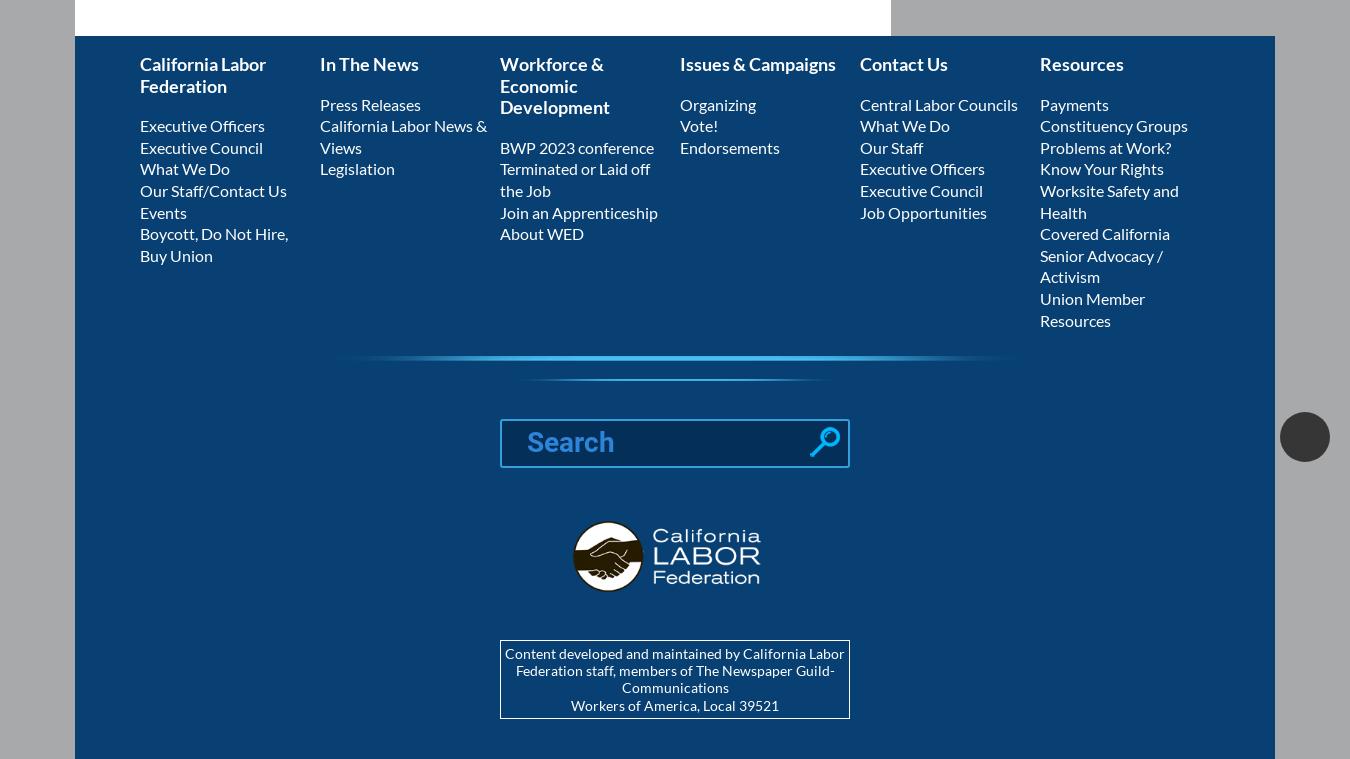 The height and width of the screenshot is (759, 1350). Describe the element at coordinates (163, 211) in the screenshot. I see `'Events'` at that location.